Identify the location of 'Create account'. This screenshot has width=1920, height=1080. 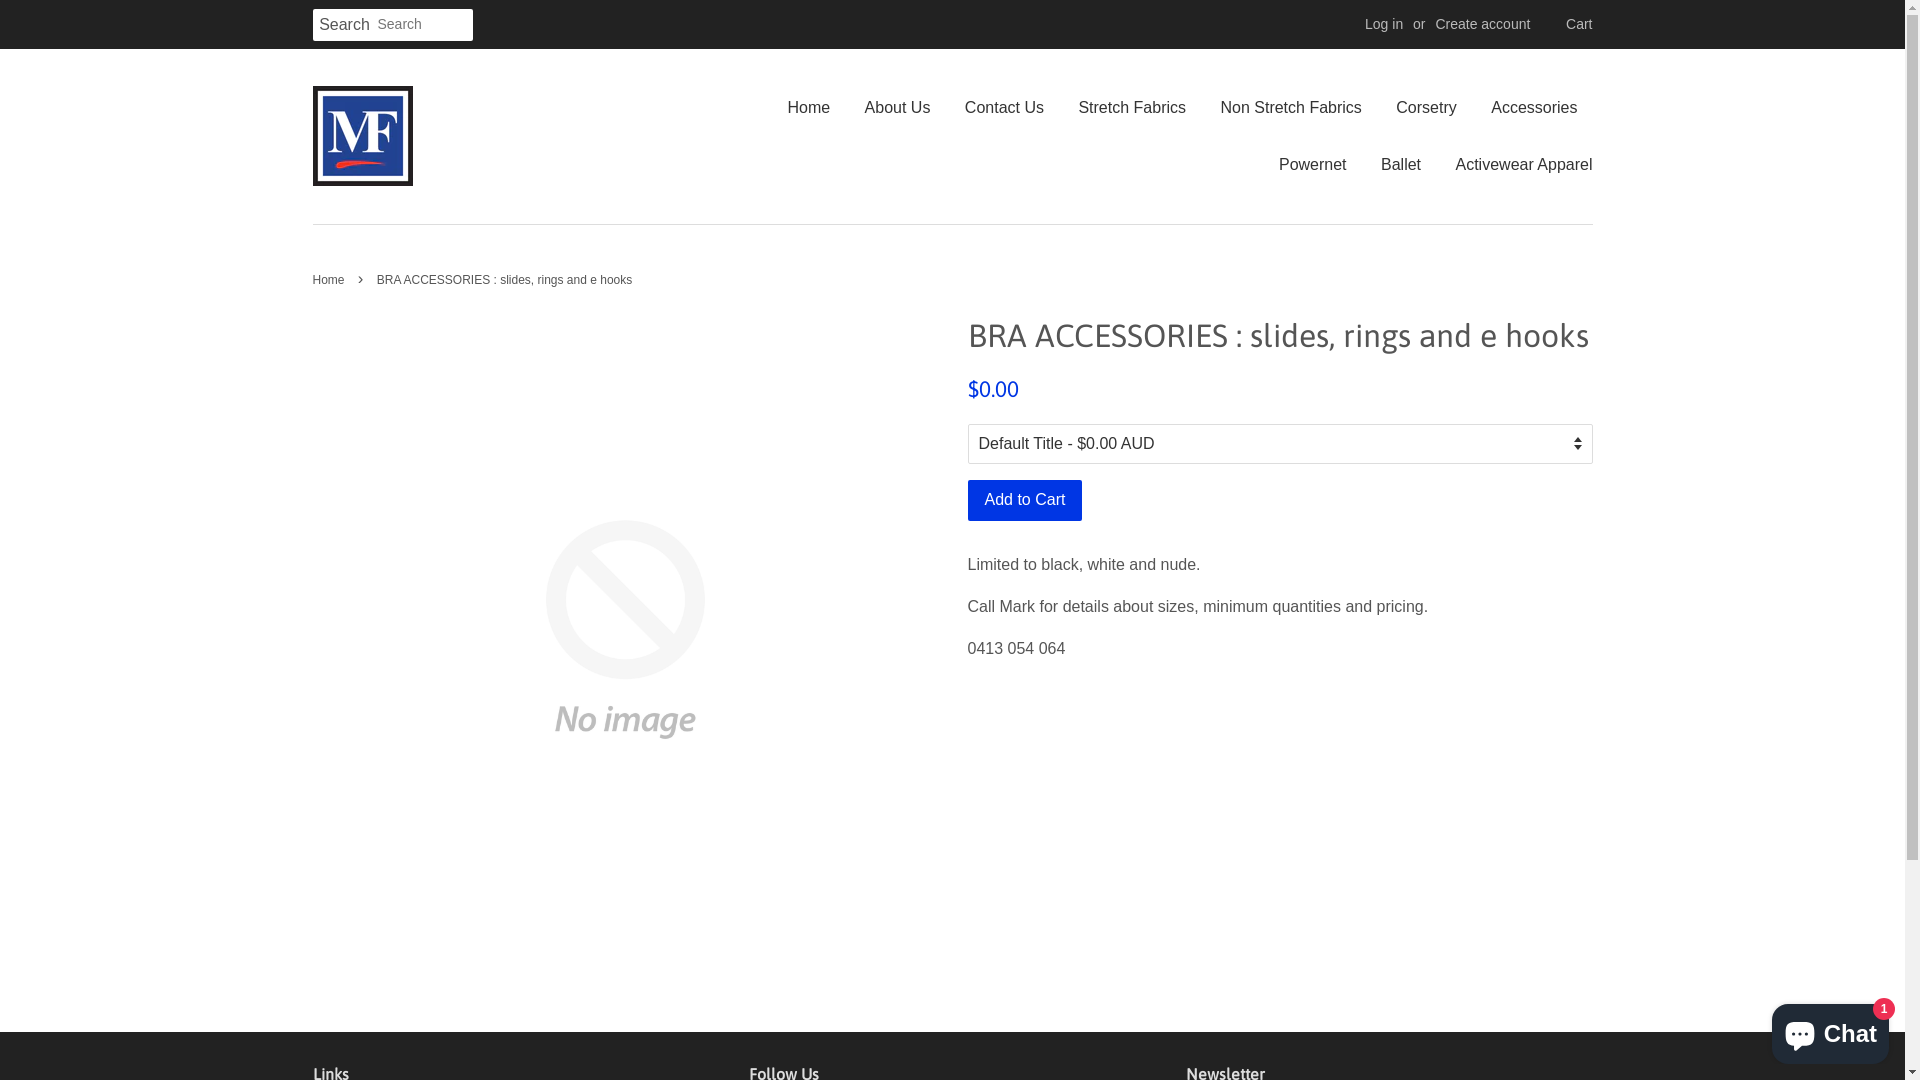
(1482, 23).